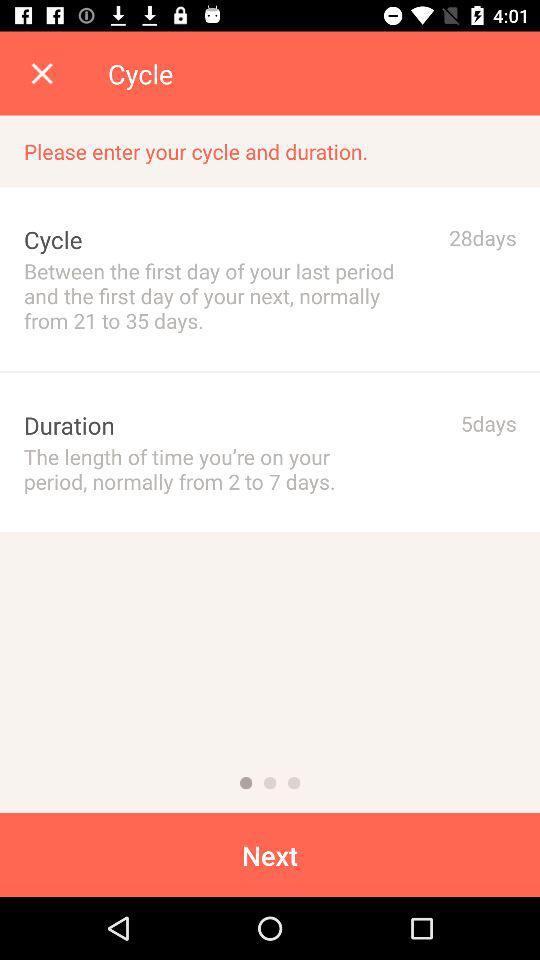 The height and width of the screenshot is (960, 540). I want to click on because back devicer, so click(293, 783).